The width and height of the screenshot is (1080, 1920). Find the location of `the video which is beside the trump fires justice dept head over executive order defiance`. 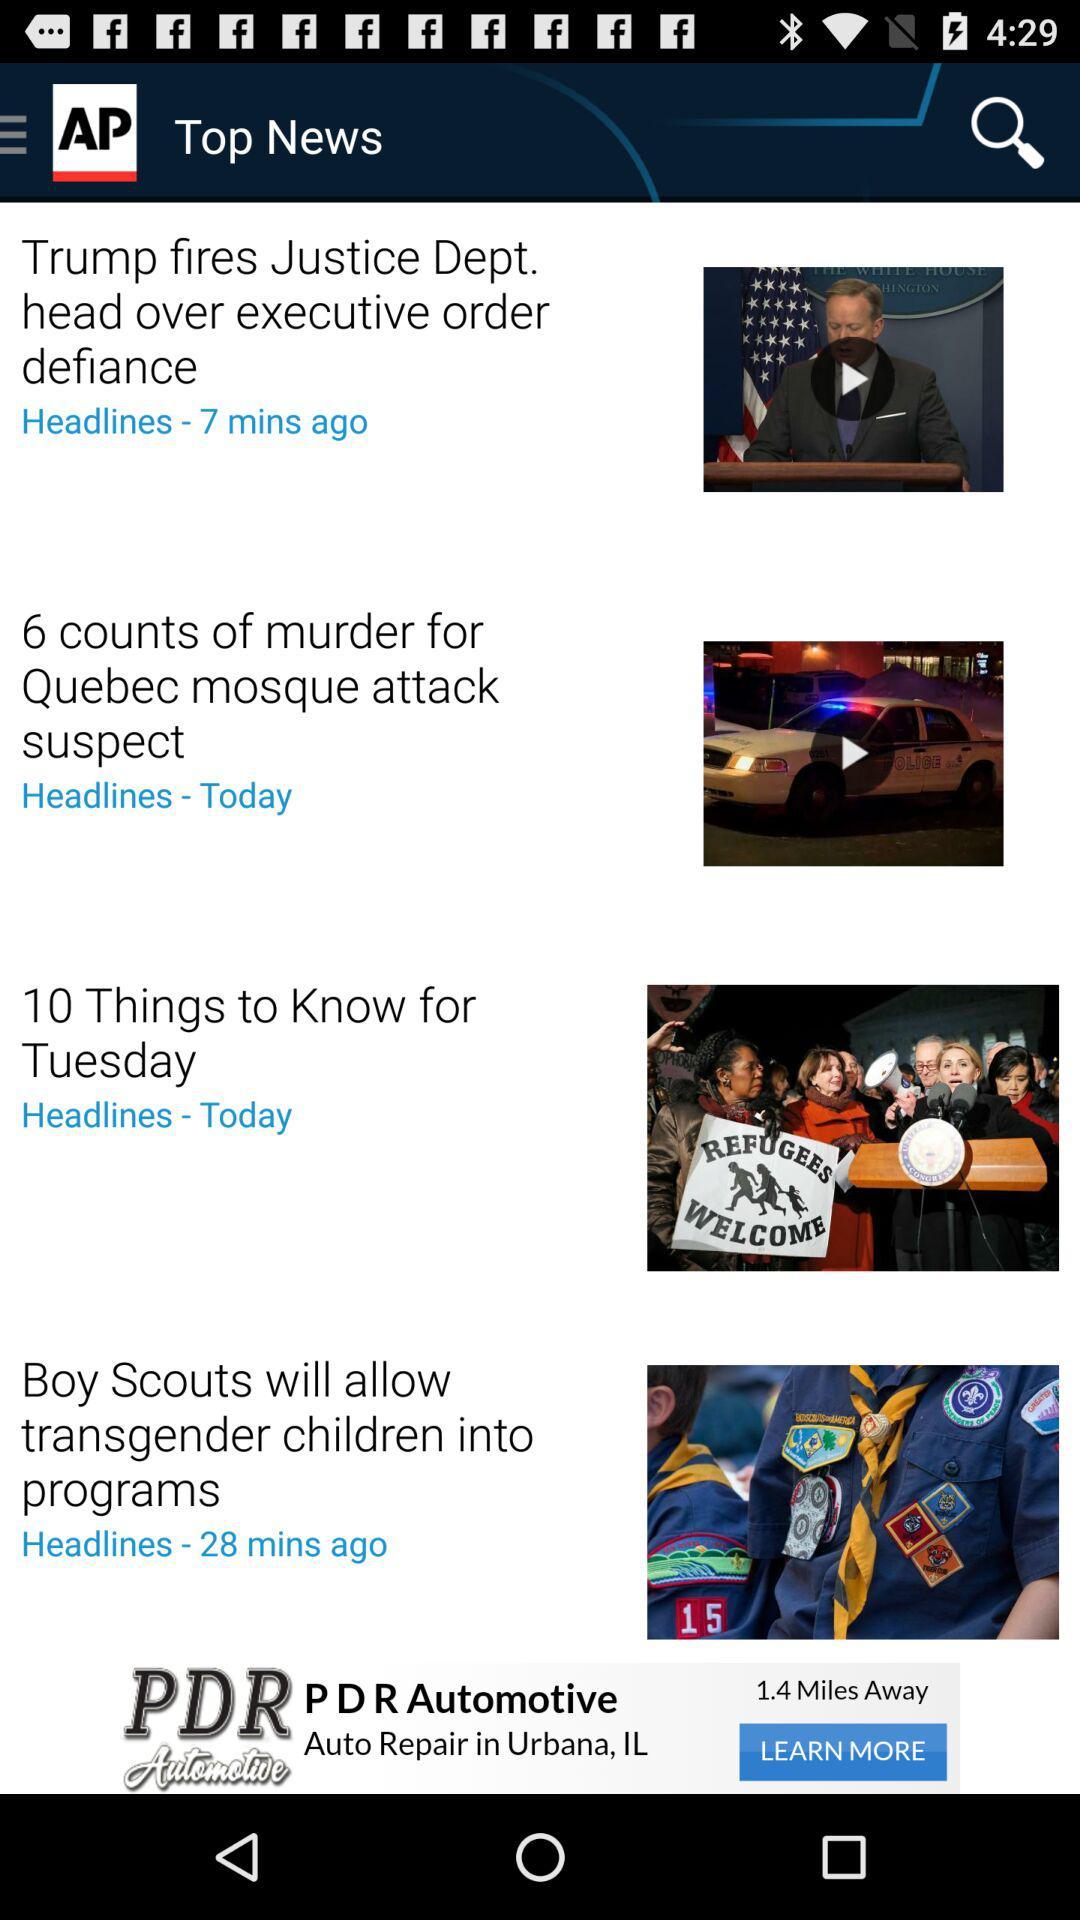

the video which is beside the trump fires justice dept head over executive order defiance is located at coordinates (852, 379).